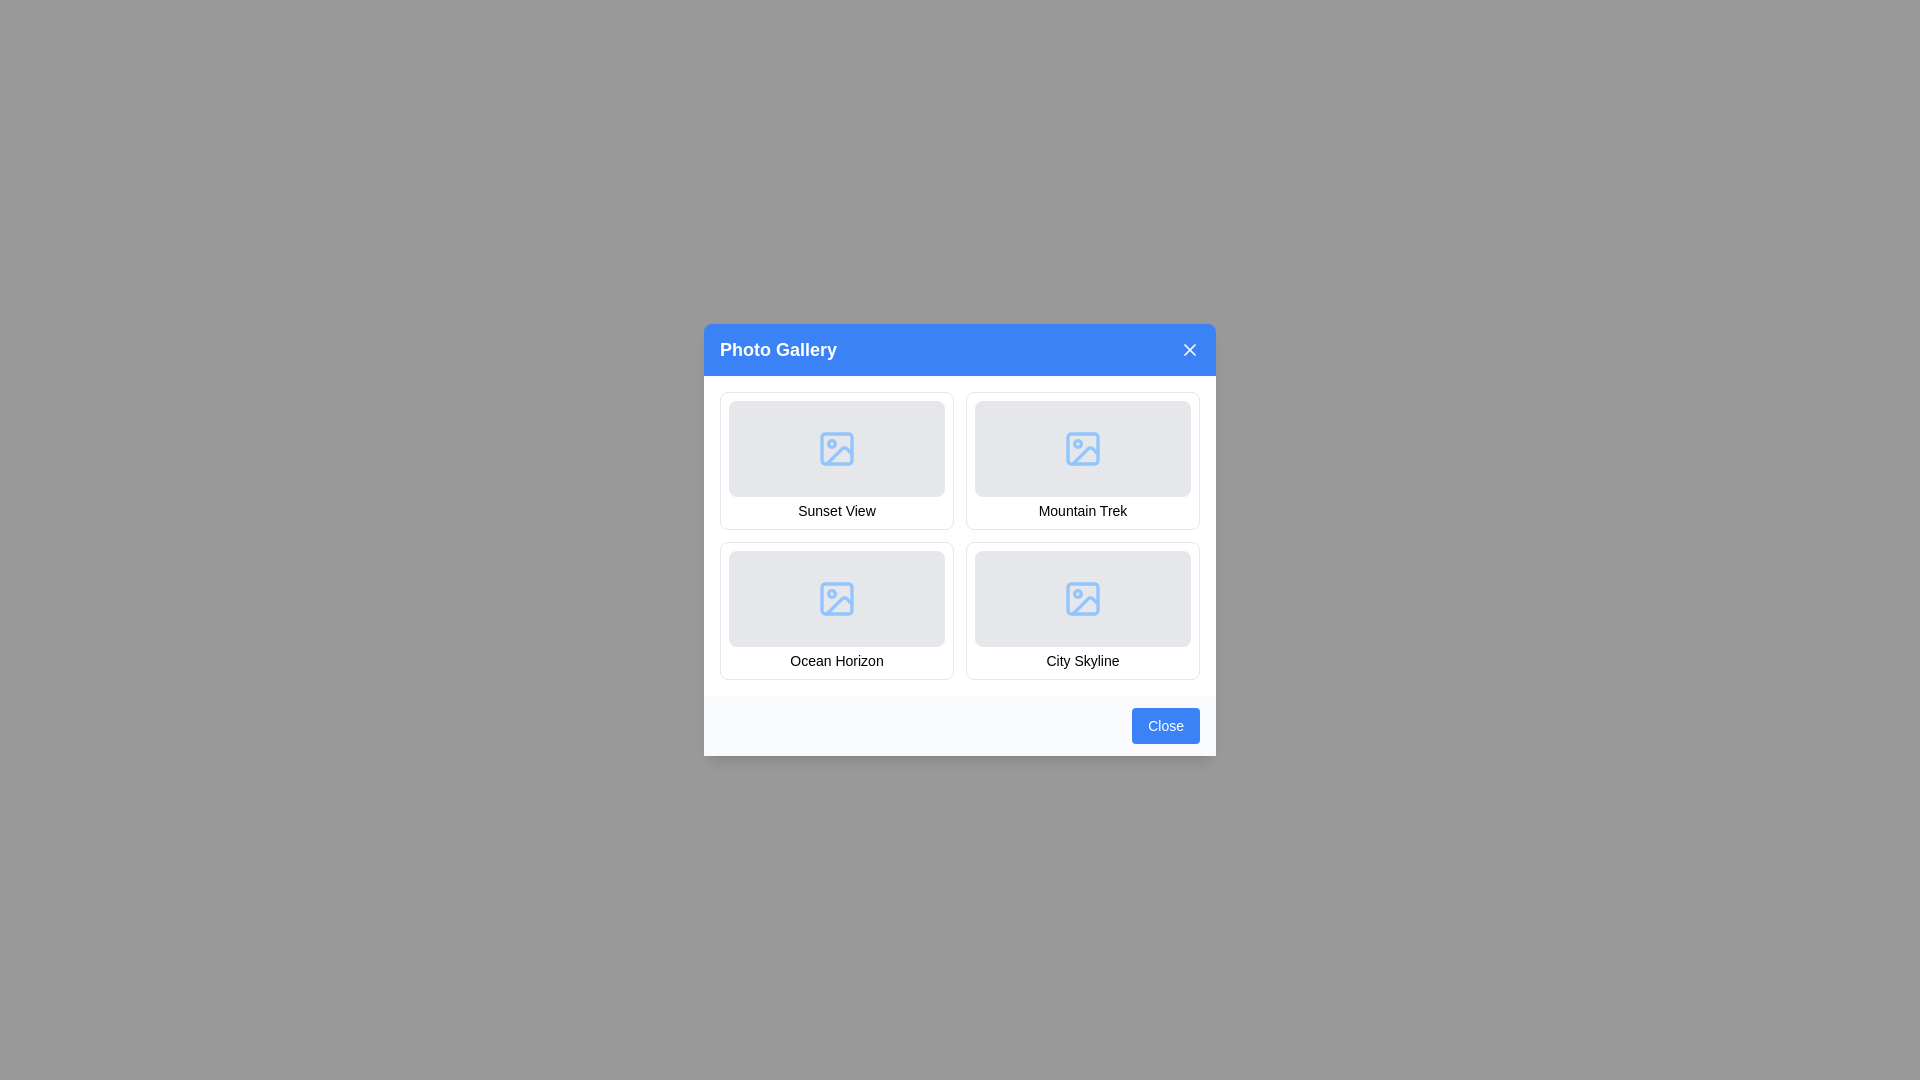 This screenshot has height=1080, width=1920. I want to click on the close button located in the bottom-right corner of the modal window, so click(1166, 725).